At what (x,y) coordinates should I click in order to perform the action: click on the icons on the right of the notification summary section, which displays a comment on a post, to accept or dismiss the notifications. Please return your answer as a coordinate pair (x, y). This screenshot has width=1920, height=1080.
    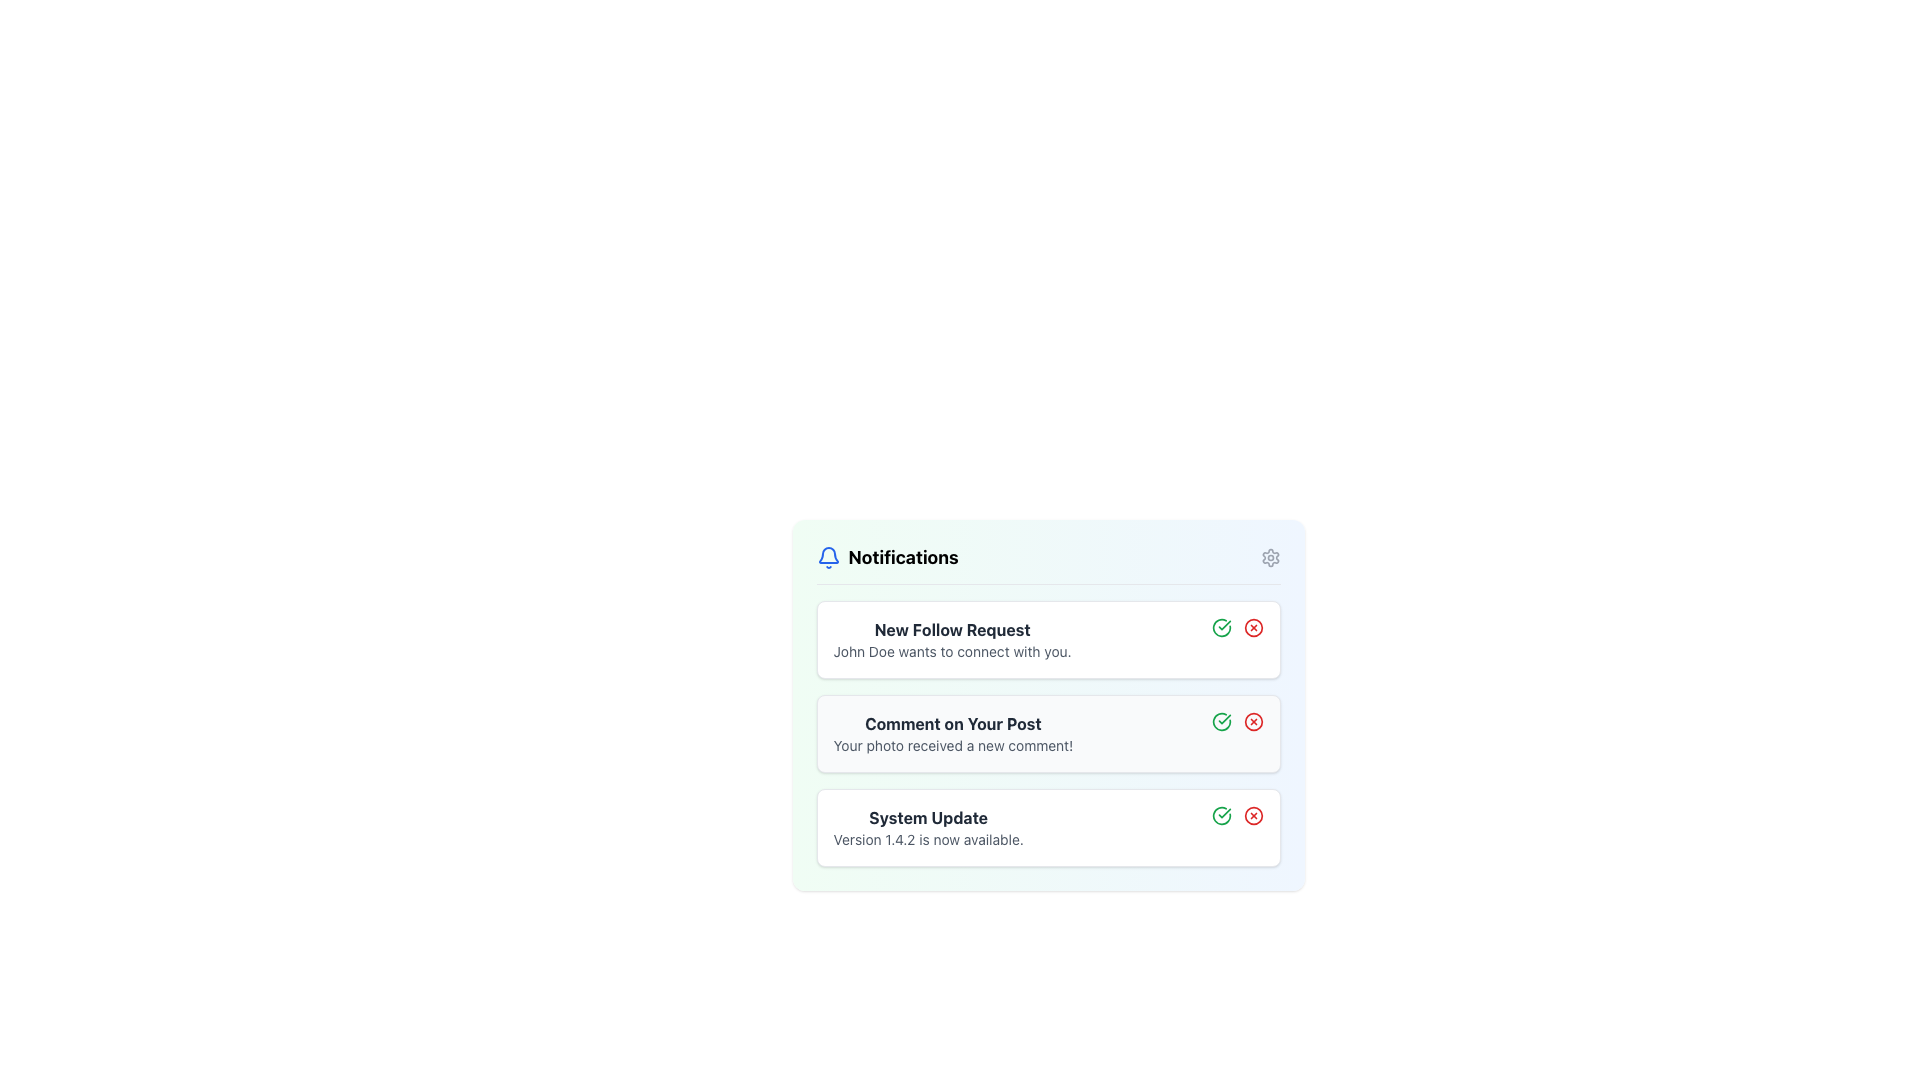
    Looking at the image, I should click on (1047, 733).